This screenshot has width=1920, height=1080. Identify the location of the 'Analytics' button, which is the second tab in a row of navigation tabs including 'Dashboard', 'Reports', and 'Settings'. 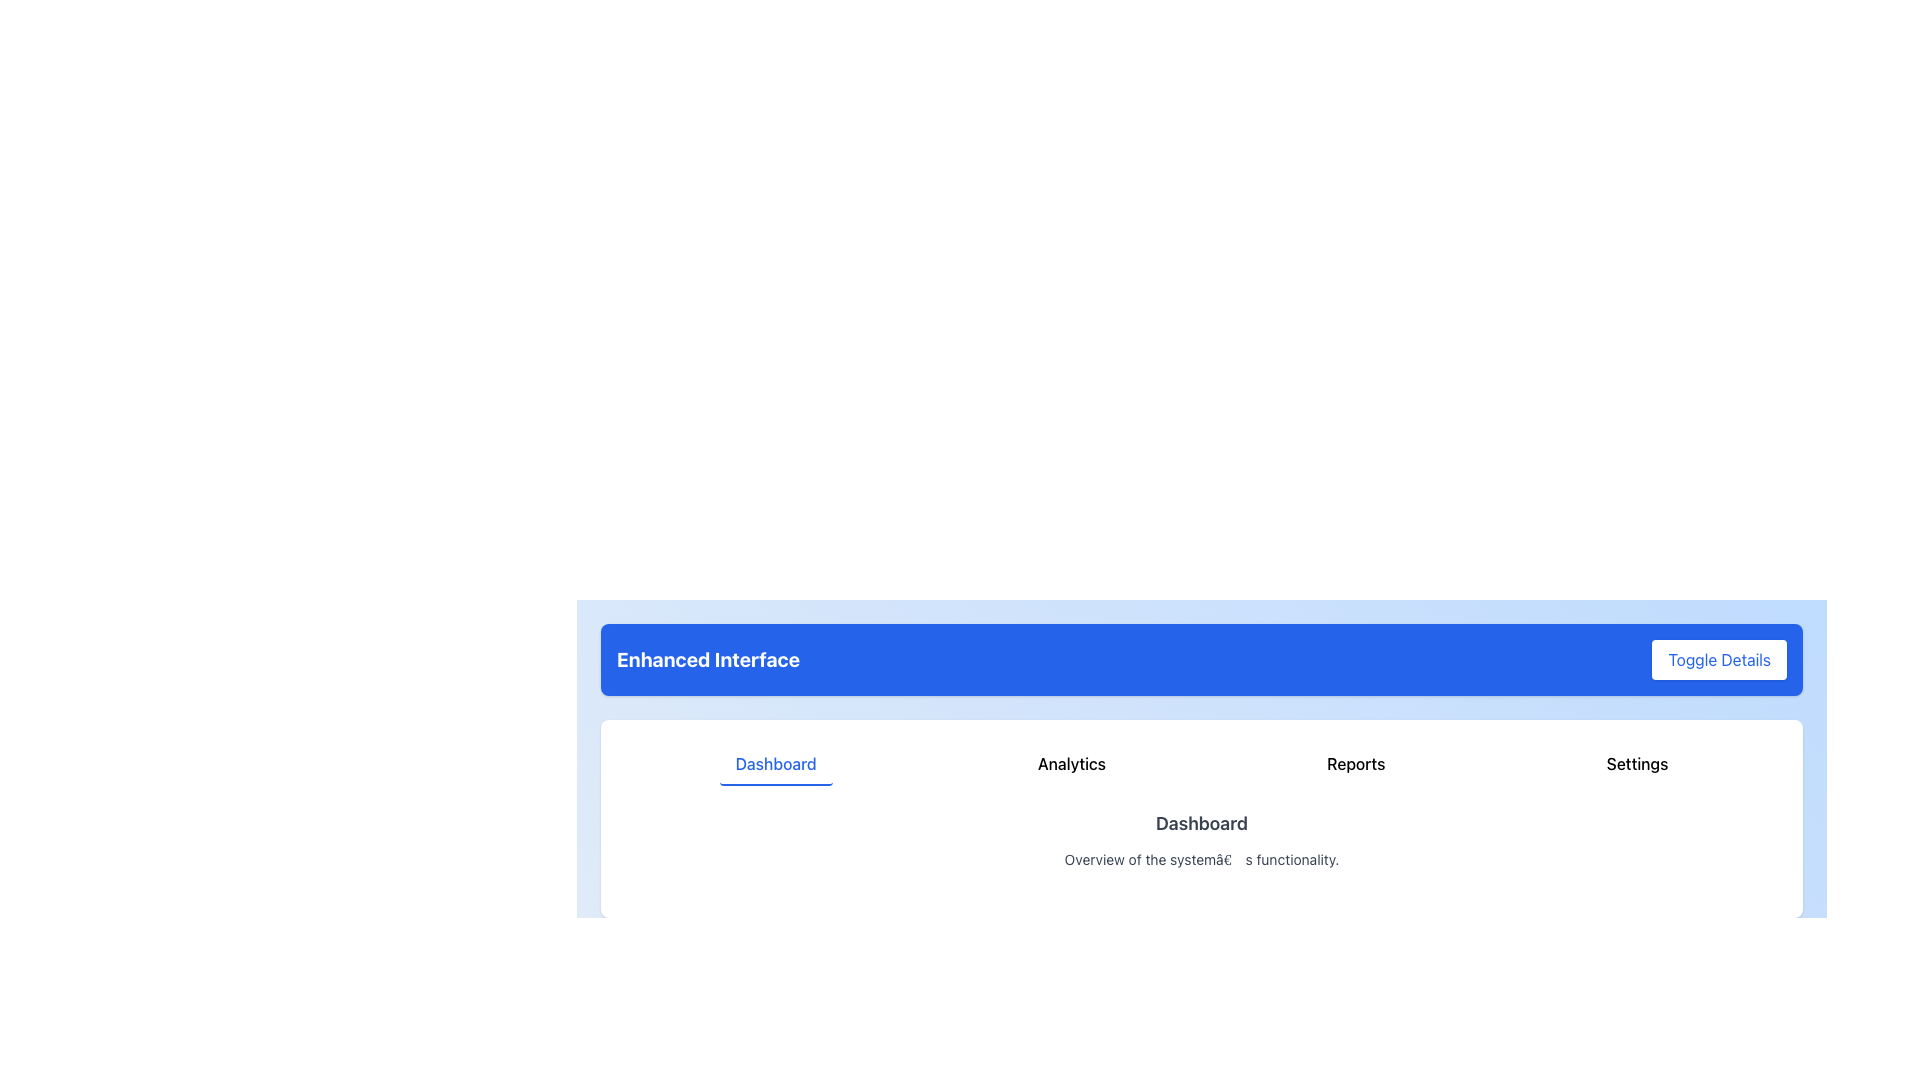
(1069, 764).